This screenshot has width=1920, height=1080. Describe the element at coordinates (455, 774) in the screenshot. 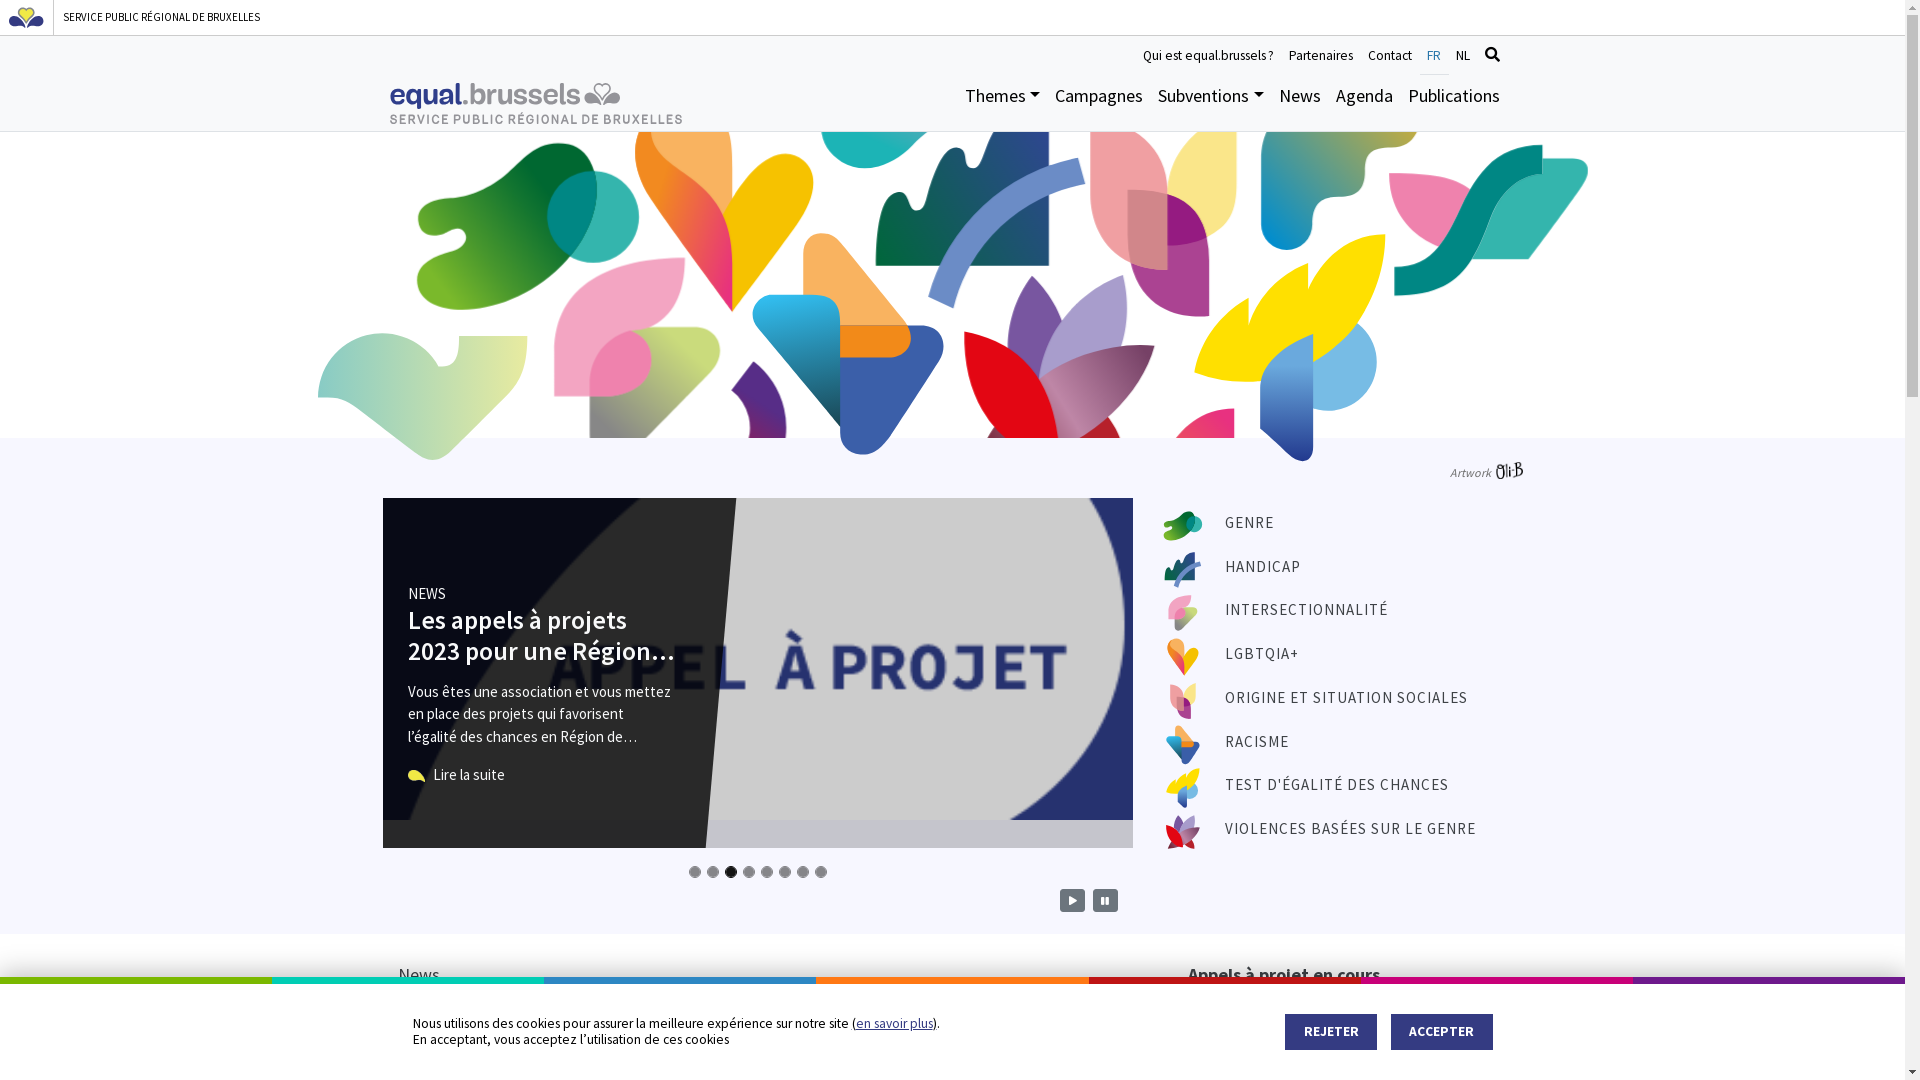

I see `'Lire la suite'` at that location.